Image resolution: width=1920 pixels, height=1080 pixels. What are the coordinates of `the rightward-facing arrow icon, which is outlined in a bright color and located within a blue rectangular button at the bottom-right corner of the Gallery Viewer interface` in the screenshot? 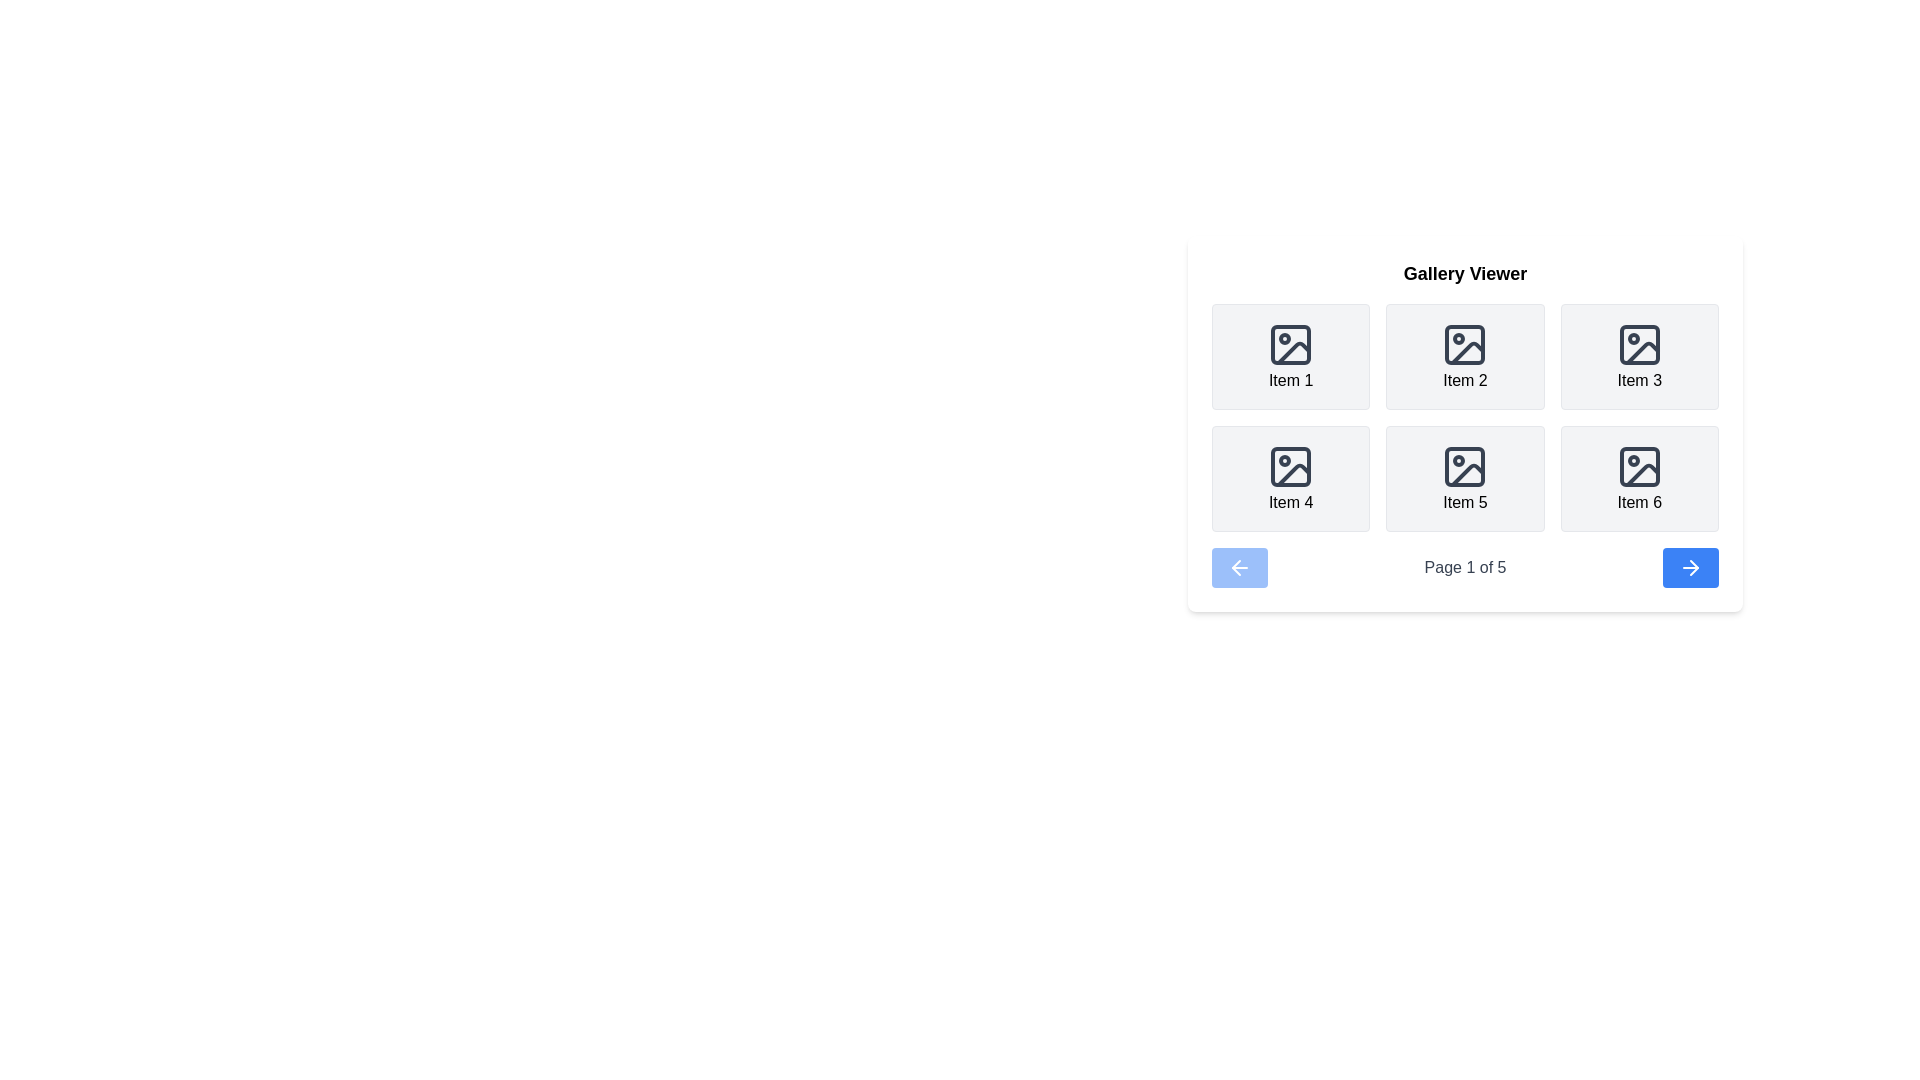 It's located at (1689, 567).